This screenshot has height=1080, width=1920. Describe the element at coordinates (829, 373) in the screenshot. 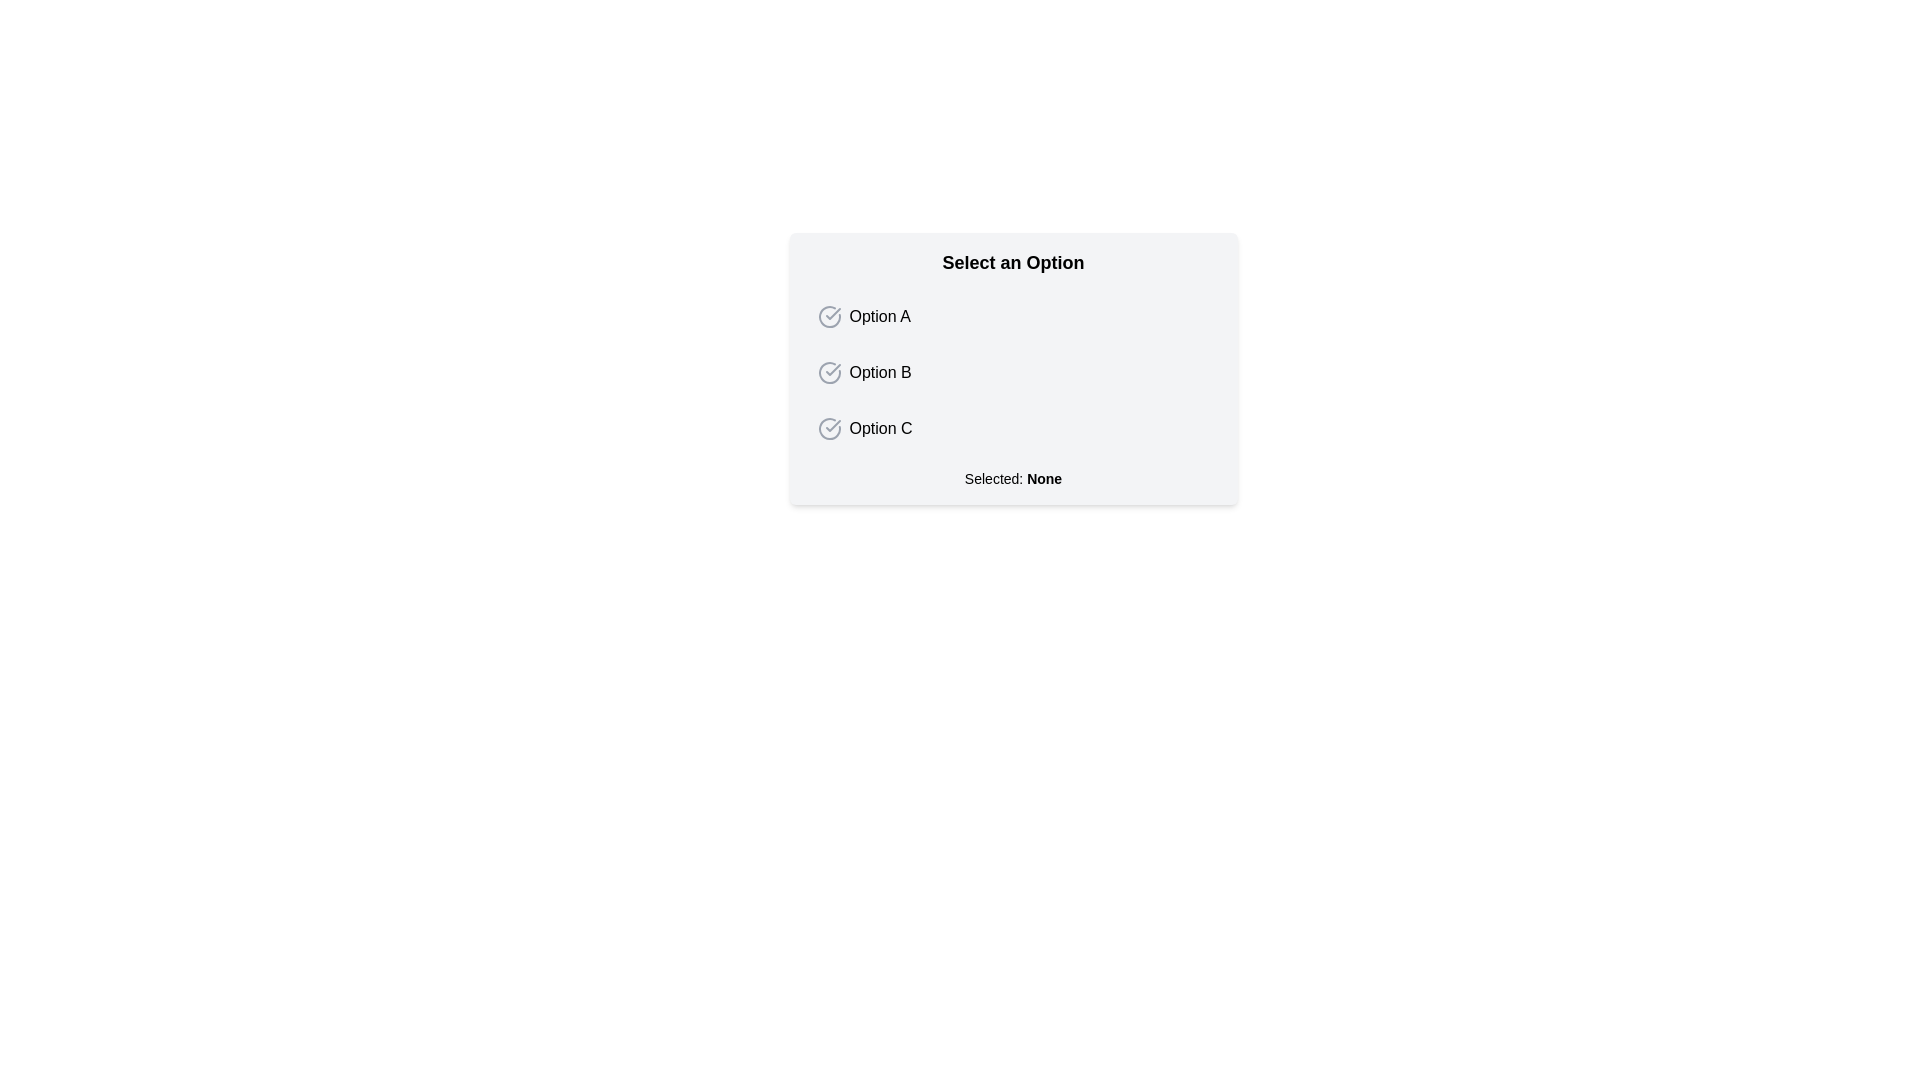

I see `state of the radio button indicator located to the left of the 'Option B' text in the second option of the vertical list` at that location.